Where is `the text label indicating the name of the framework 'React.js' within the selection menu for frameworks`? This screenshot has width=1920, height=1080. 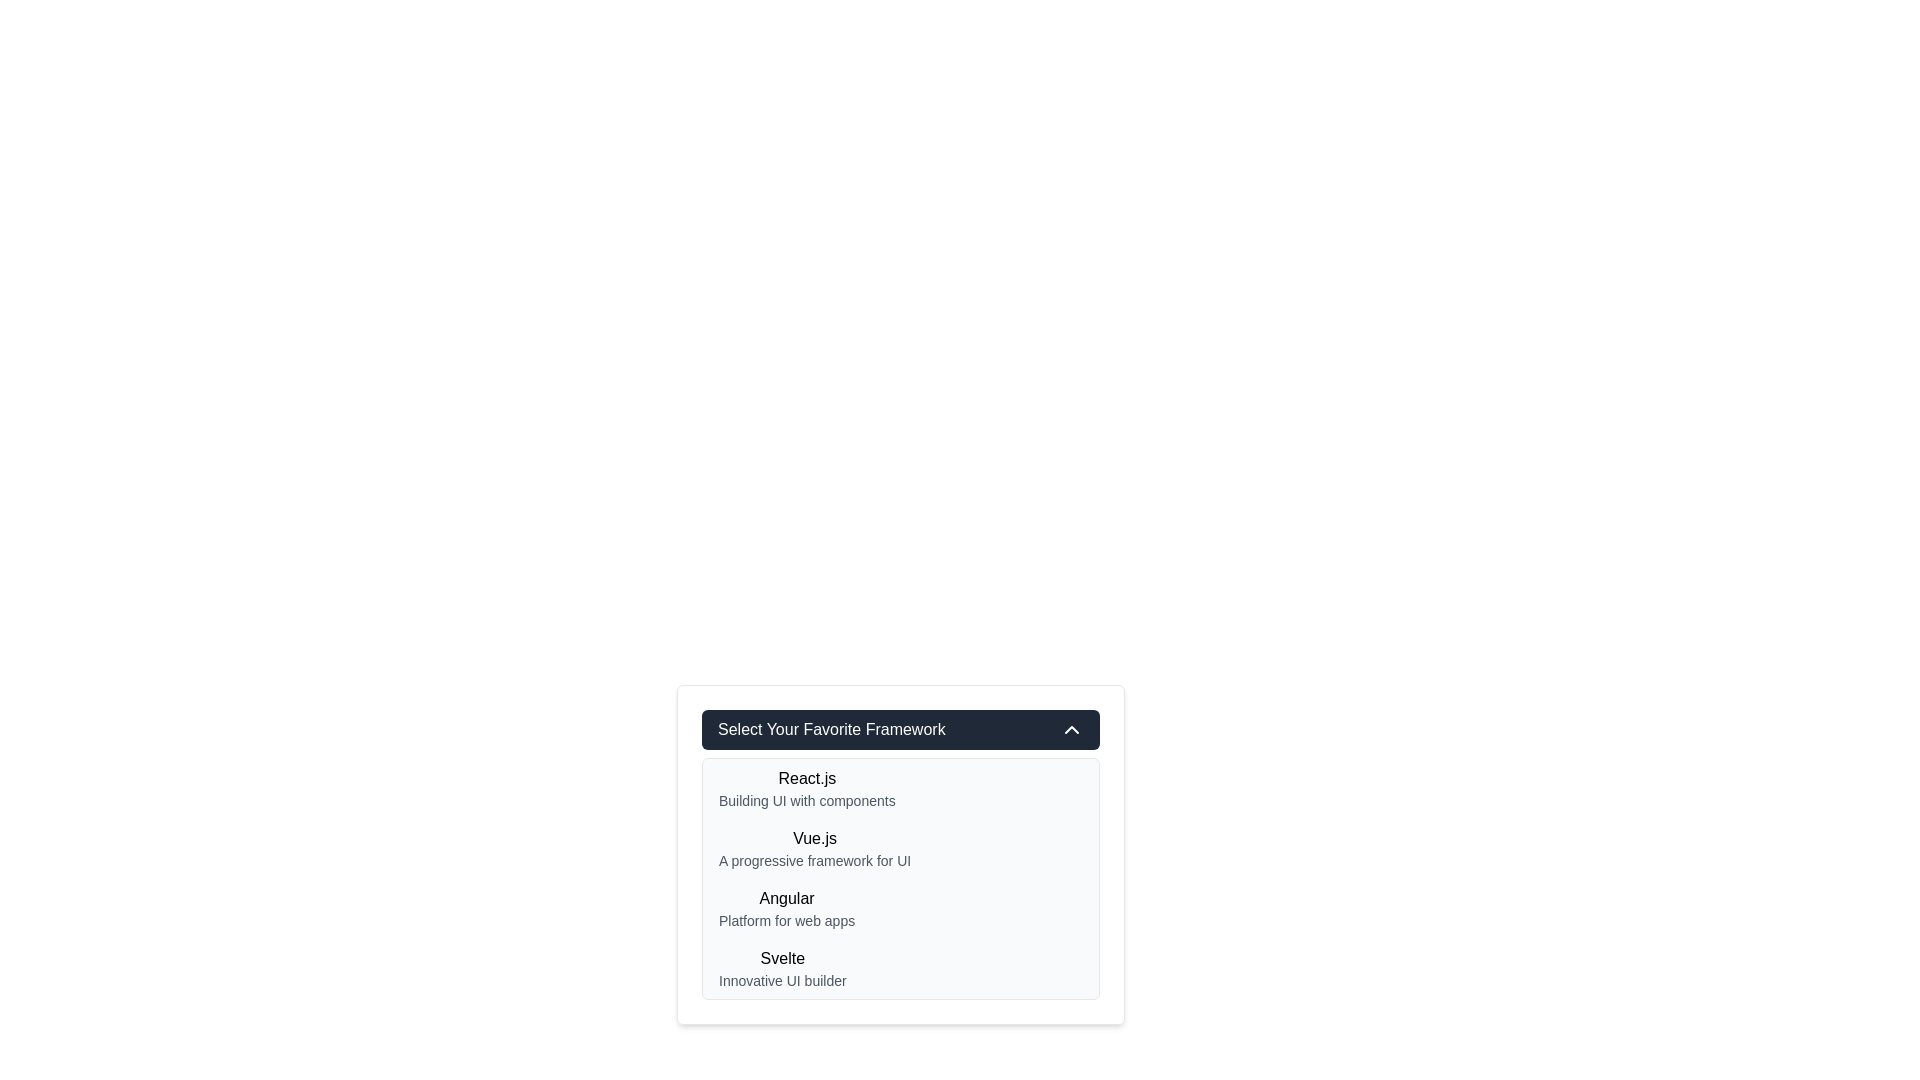 the text label indicating the name of the framework 'React.js' within the selection menu for frameworks is located at coordinates (807, 778).